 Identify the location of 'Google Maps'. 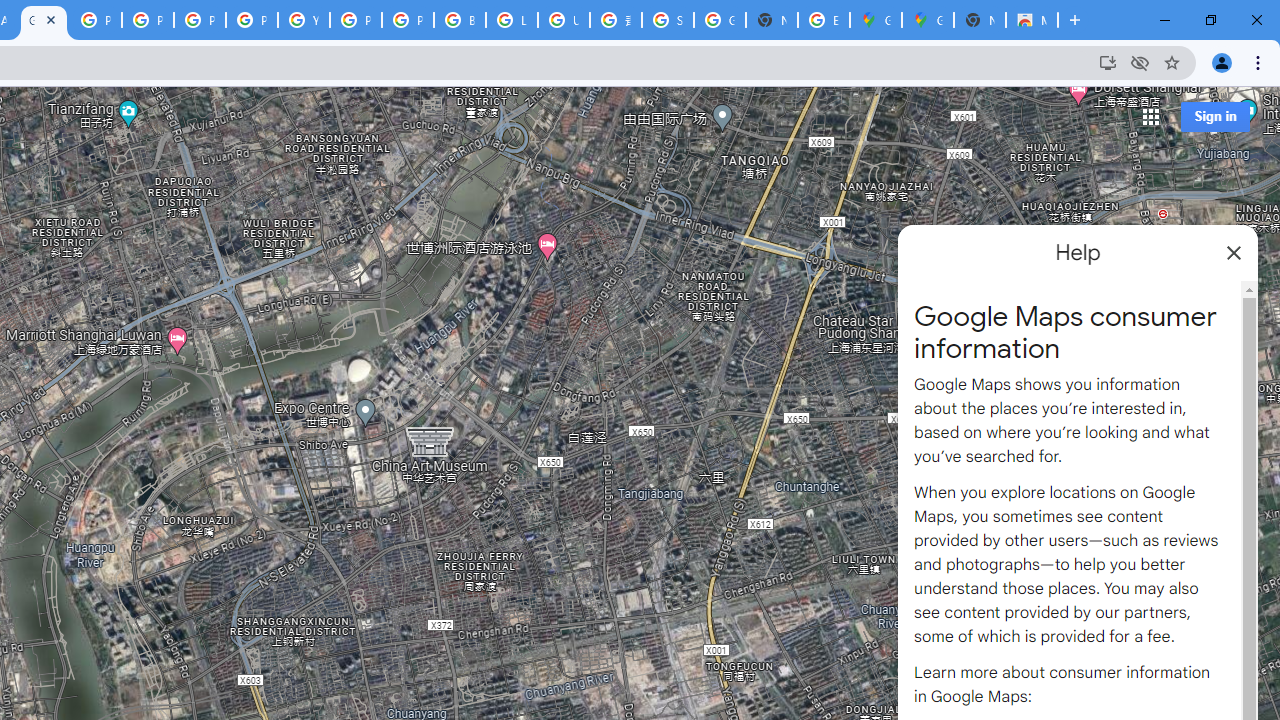
(927, 20).